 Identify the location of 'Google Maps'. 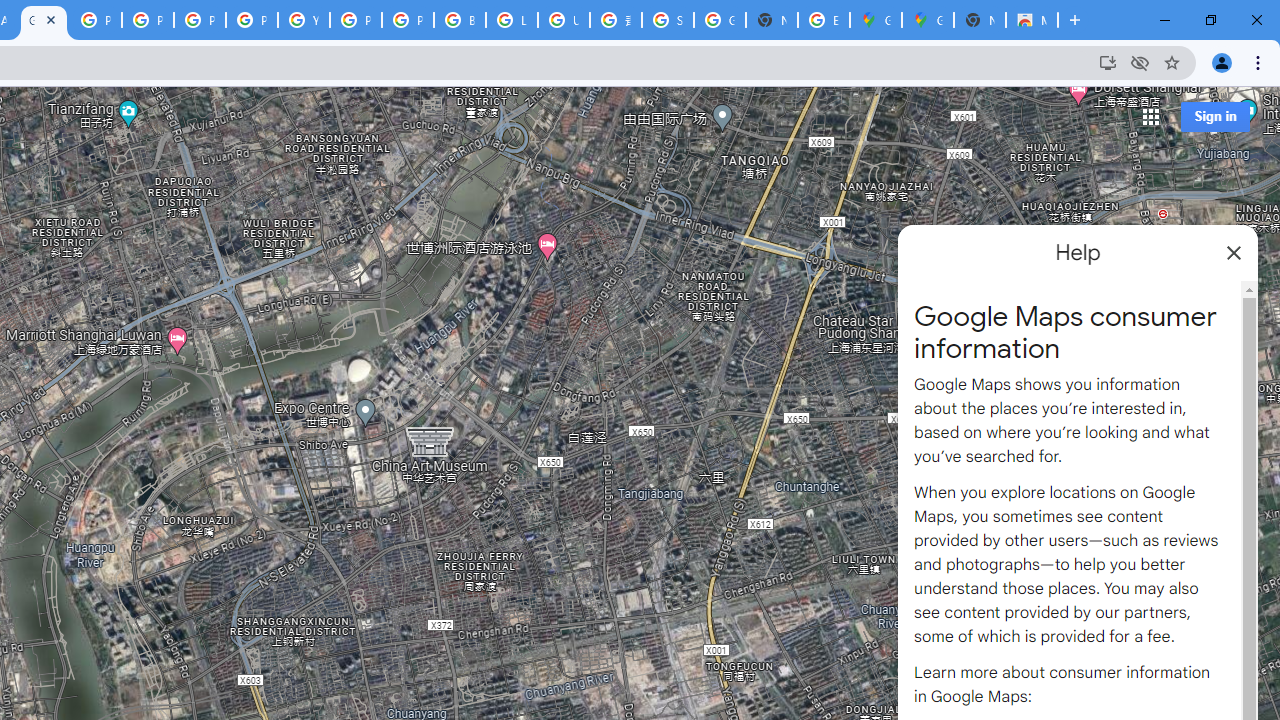
(927, 20).